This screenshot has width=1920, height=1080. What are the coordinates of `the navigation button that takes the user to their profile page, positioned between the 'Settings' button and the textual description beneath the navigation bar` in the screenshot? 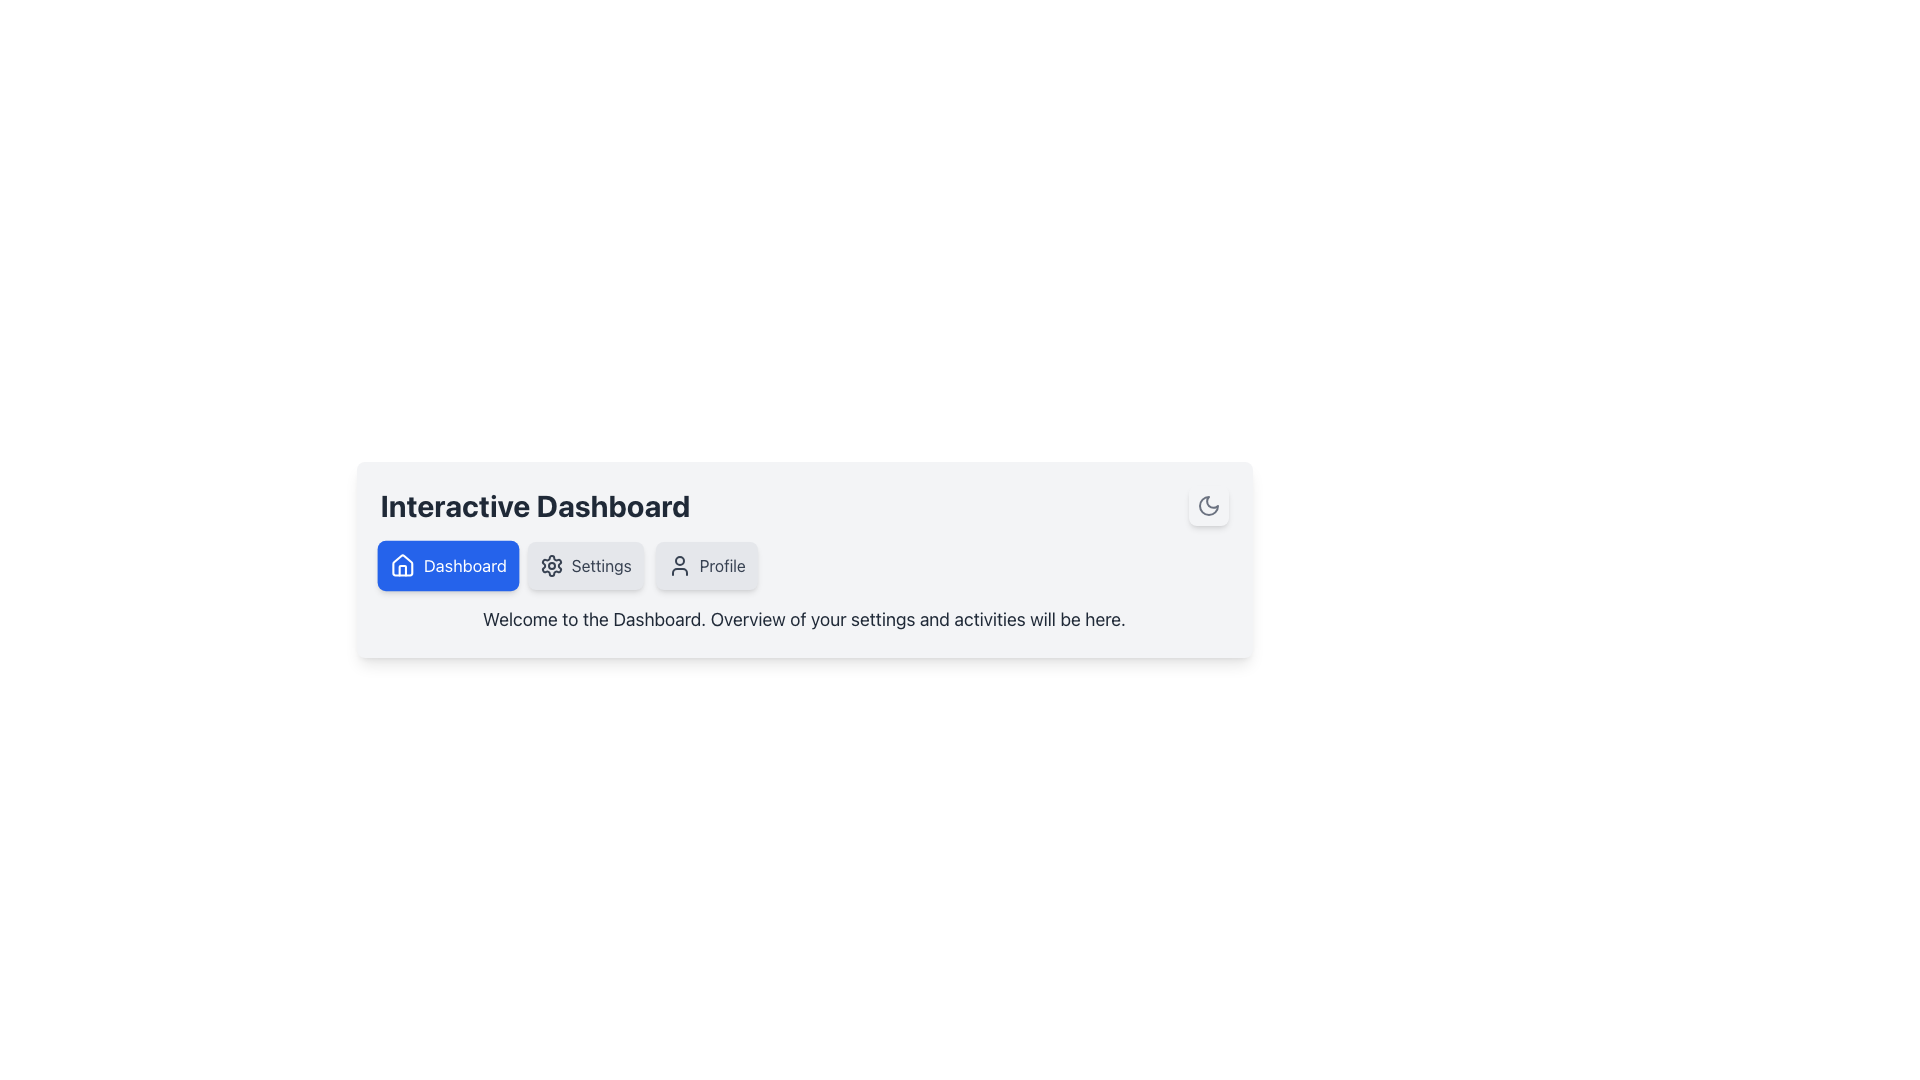 It's located at (706, 566).